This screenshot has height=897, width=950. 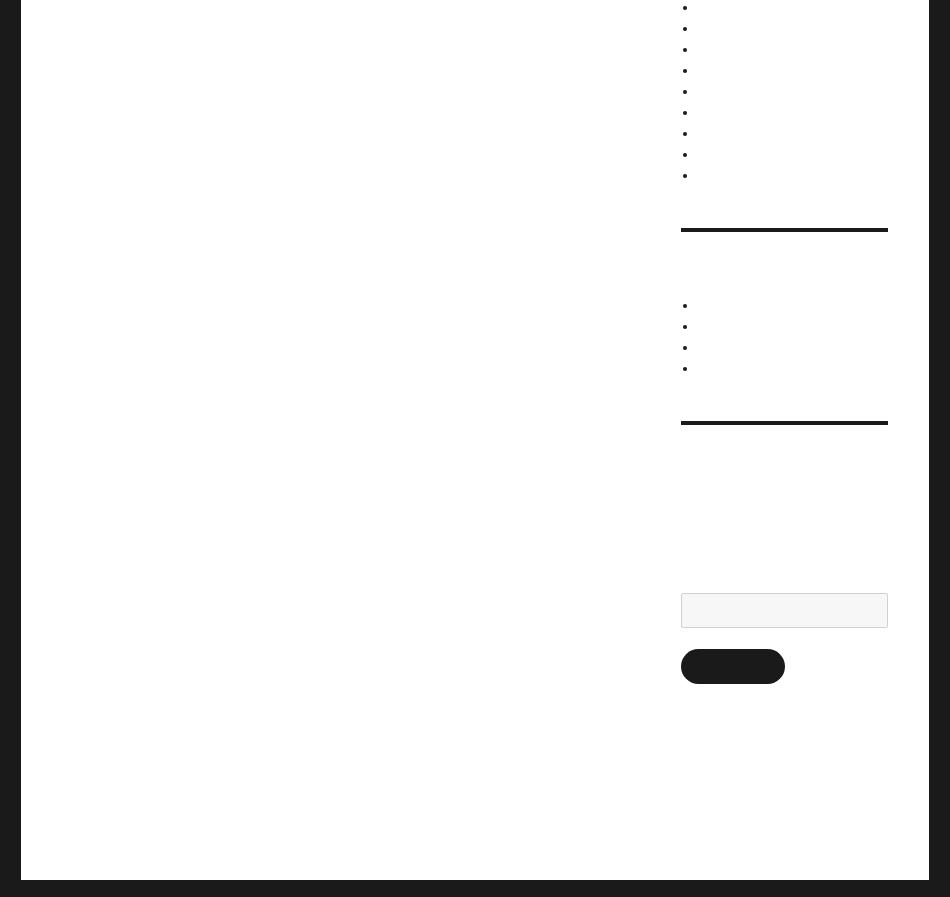 I want to click on 'Proudly powered by WordPress', so click(x=299, y=805).